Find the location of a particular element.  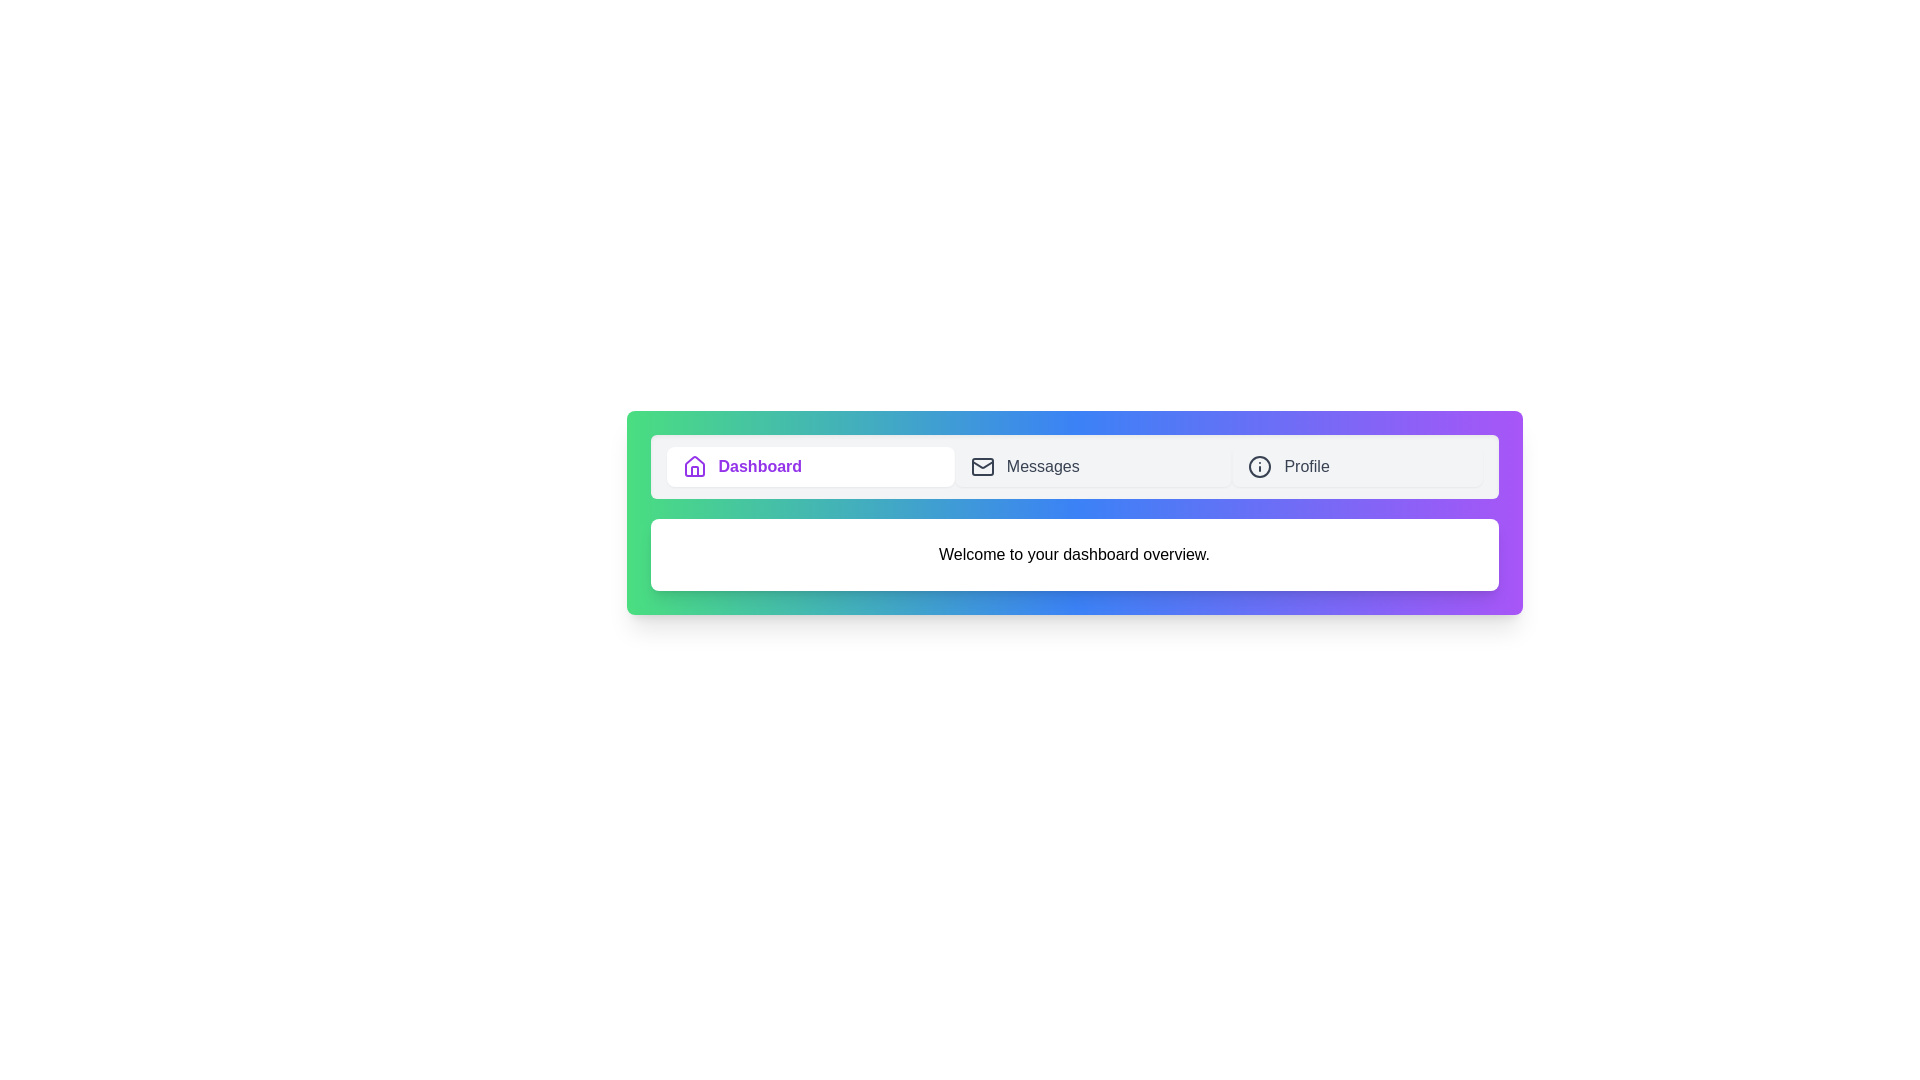

the Profile tab to switch to its content is located at coordinates (1357, 466).